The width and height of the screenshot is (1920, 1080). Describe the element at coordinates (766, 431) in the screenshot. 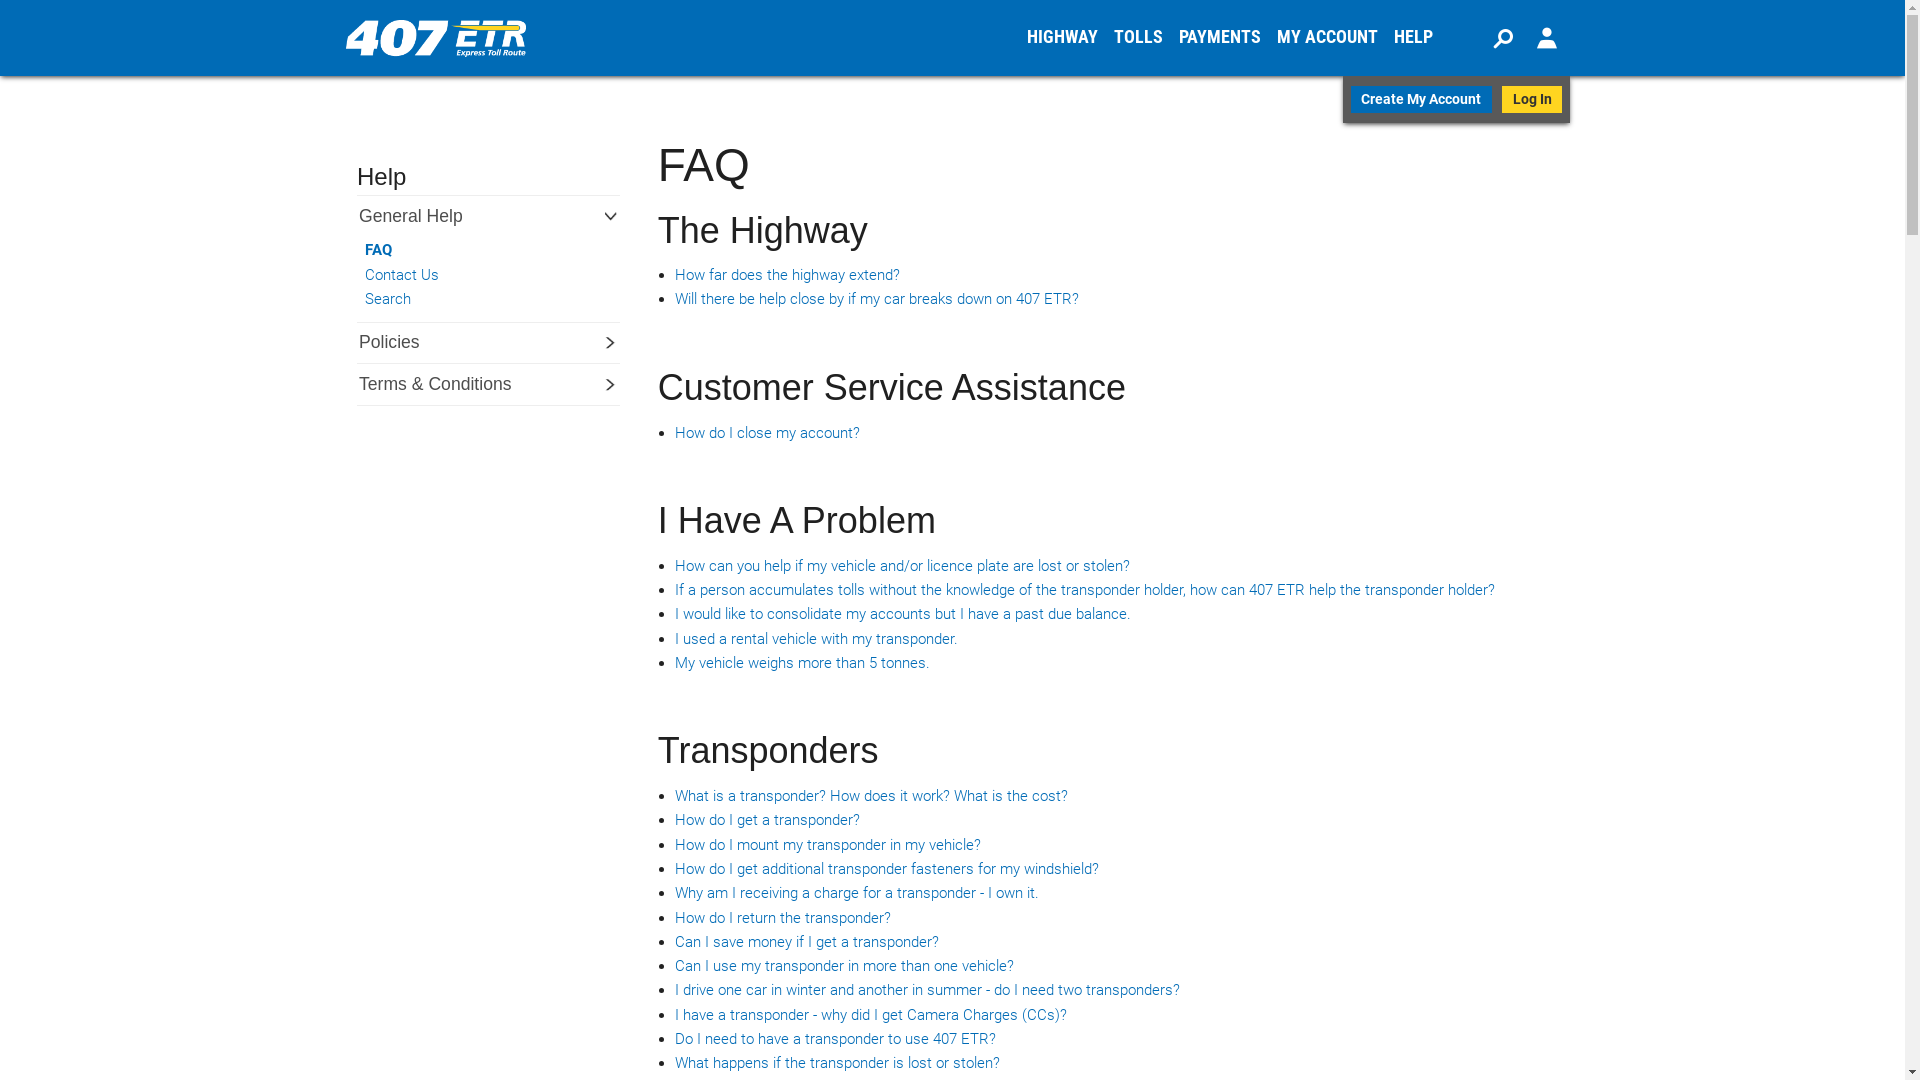

I see `'How do I close my account?'` at that location.